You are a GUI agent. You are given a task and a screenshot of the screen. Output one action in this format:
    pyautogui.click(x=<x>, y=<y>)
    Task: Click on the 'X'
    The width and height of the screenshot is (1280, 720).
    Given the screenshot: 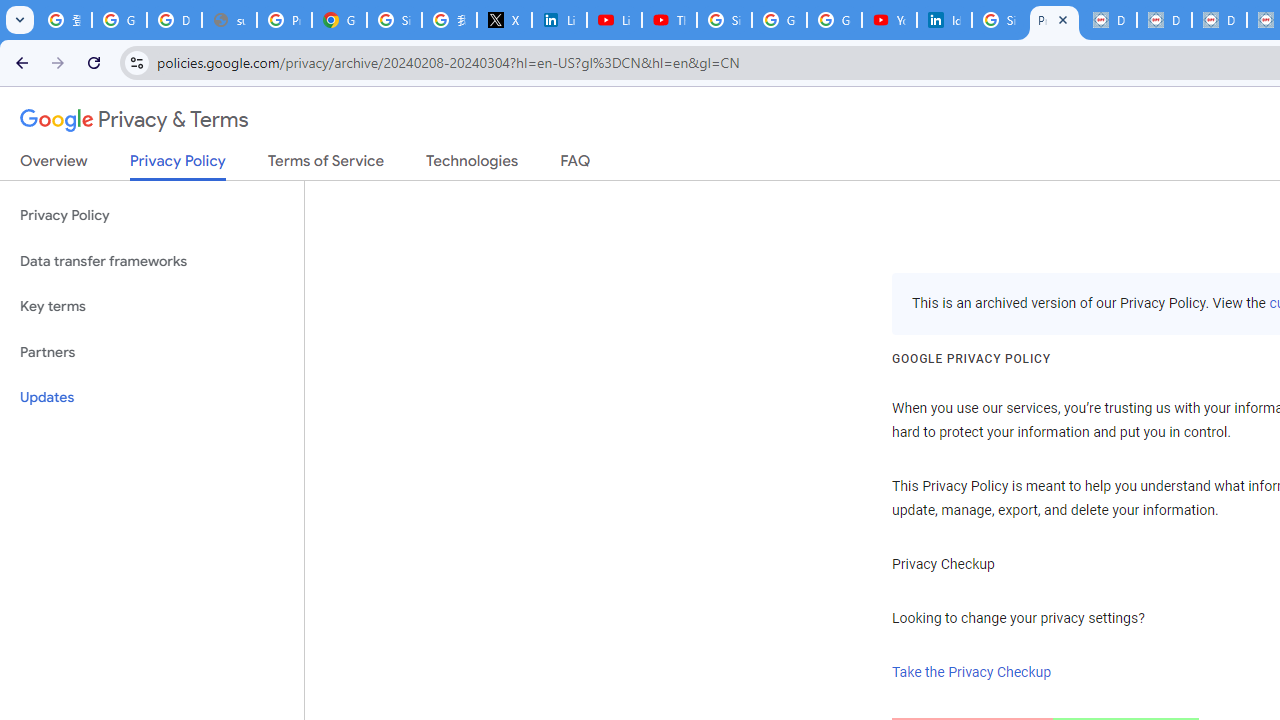 What is the action you would take?
    pyautogui.click(x=504, y=20)
    